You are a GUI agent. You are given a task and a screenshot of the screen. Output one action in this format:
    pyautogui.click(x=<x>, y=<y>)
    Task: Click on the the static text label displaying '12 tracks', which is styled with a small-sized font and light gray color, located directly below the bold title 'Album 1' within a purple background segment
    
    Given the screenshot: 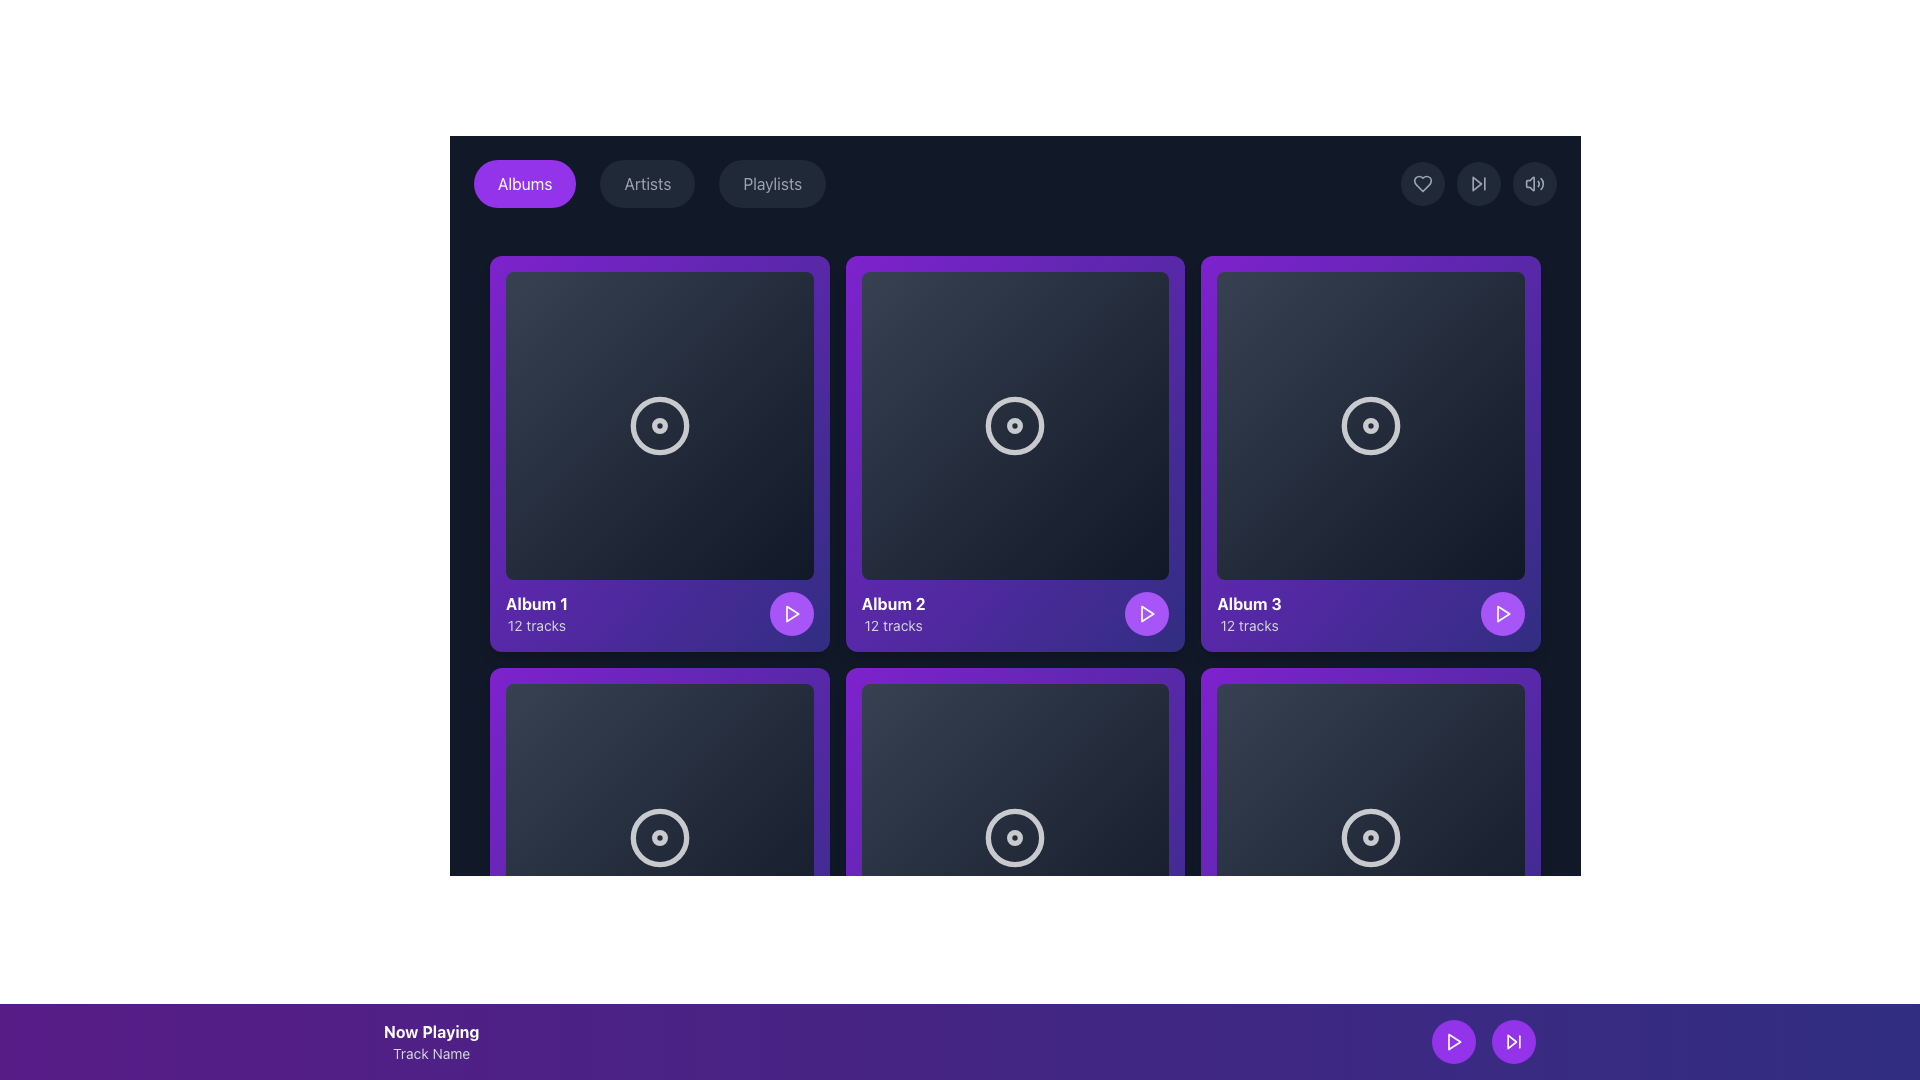 What is the action you would take?
    pyautogui.click(x=537, y=624)
    